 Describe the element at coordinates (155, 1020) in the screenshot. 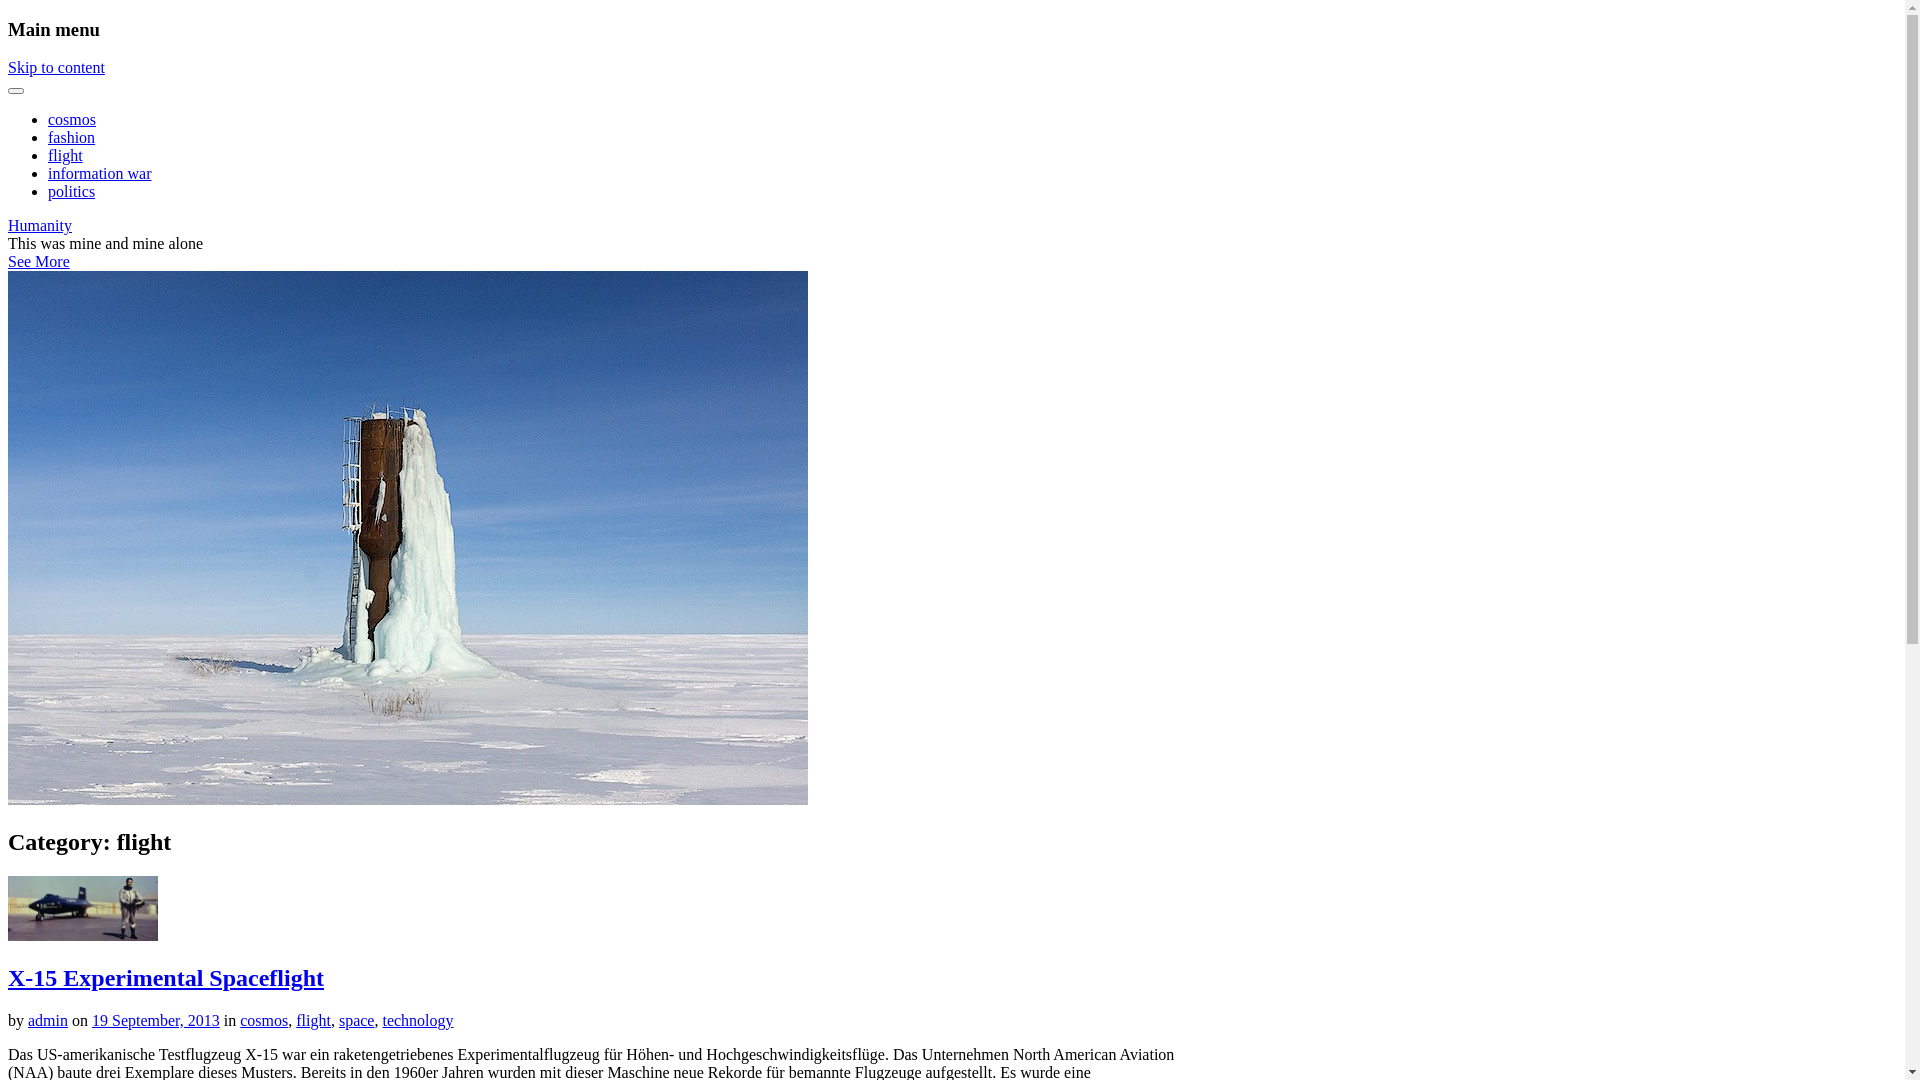

I see `'19 September, 2013'` at that location.